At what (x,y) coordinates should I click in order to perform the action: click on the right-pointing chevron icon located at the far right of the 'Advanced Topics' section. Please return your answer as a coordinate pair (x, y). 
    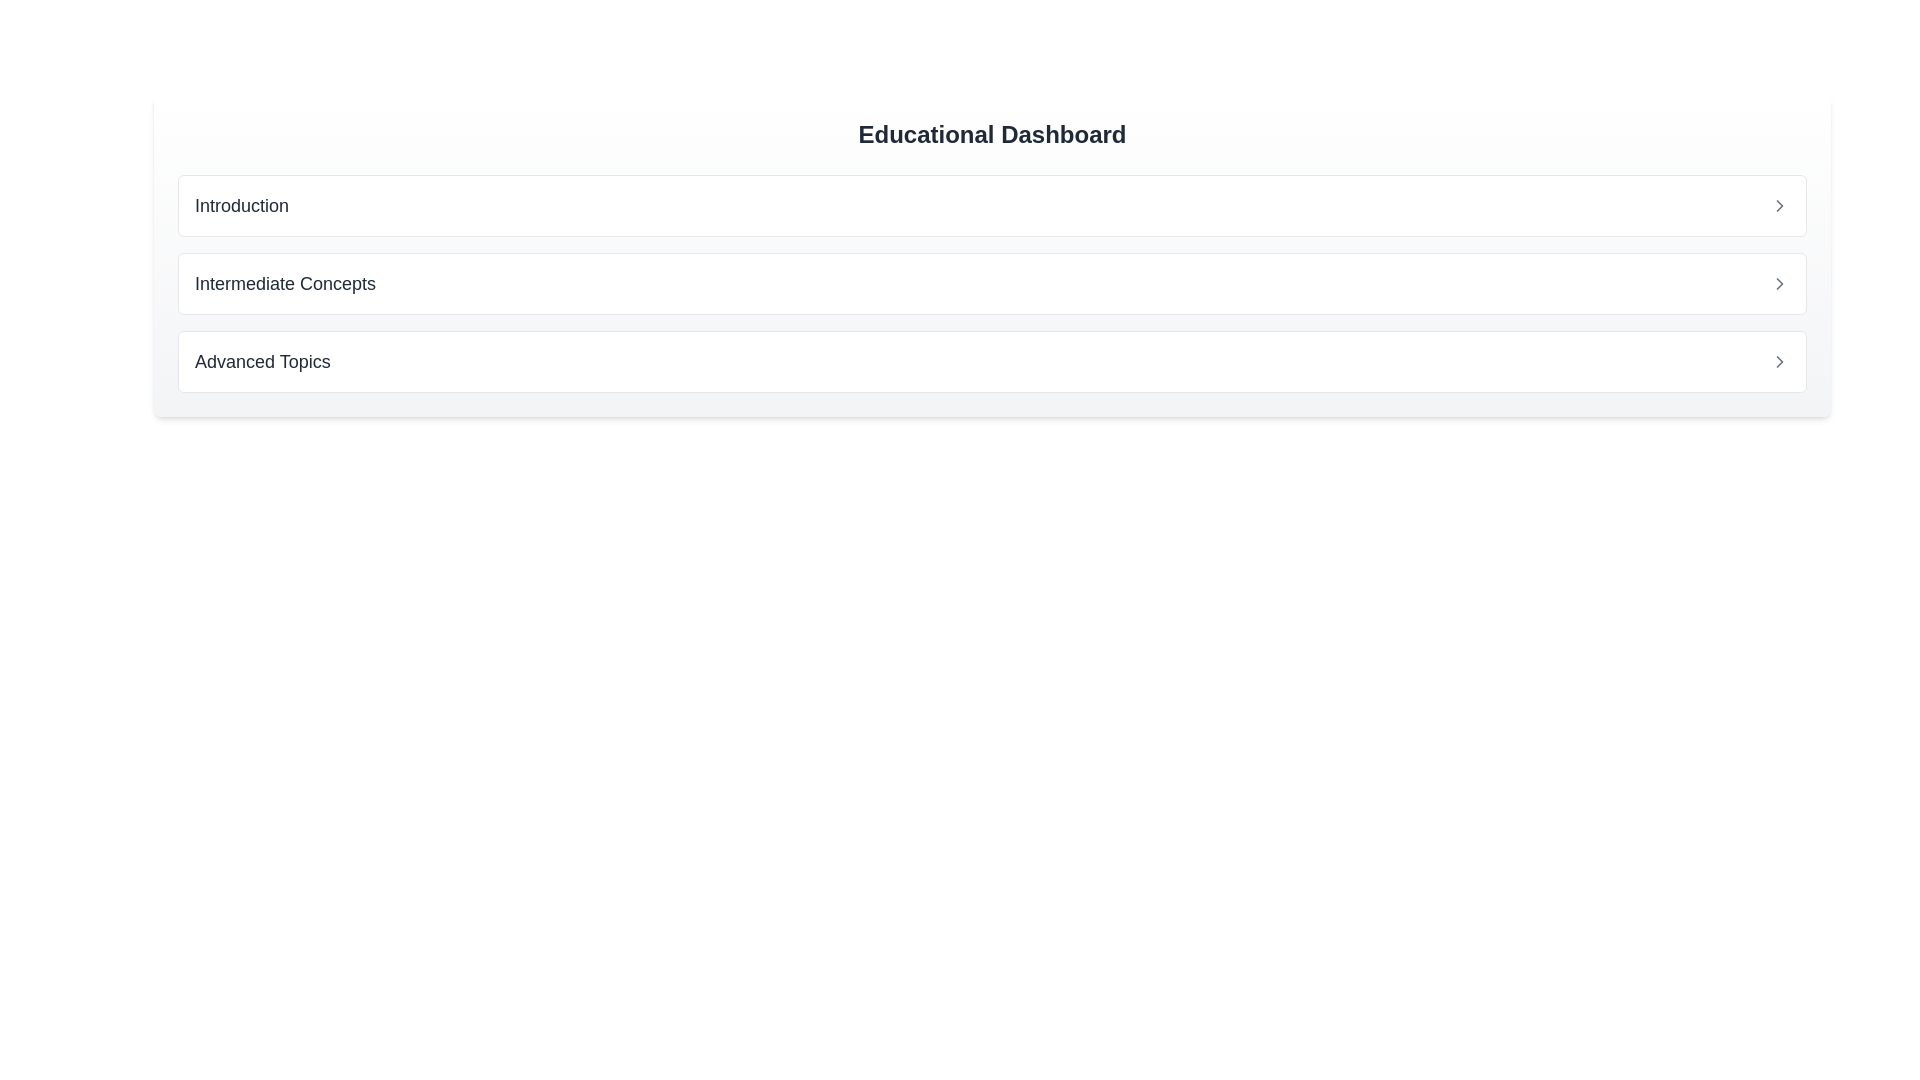
    Looking at the image, I should click on (1780, 362).